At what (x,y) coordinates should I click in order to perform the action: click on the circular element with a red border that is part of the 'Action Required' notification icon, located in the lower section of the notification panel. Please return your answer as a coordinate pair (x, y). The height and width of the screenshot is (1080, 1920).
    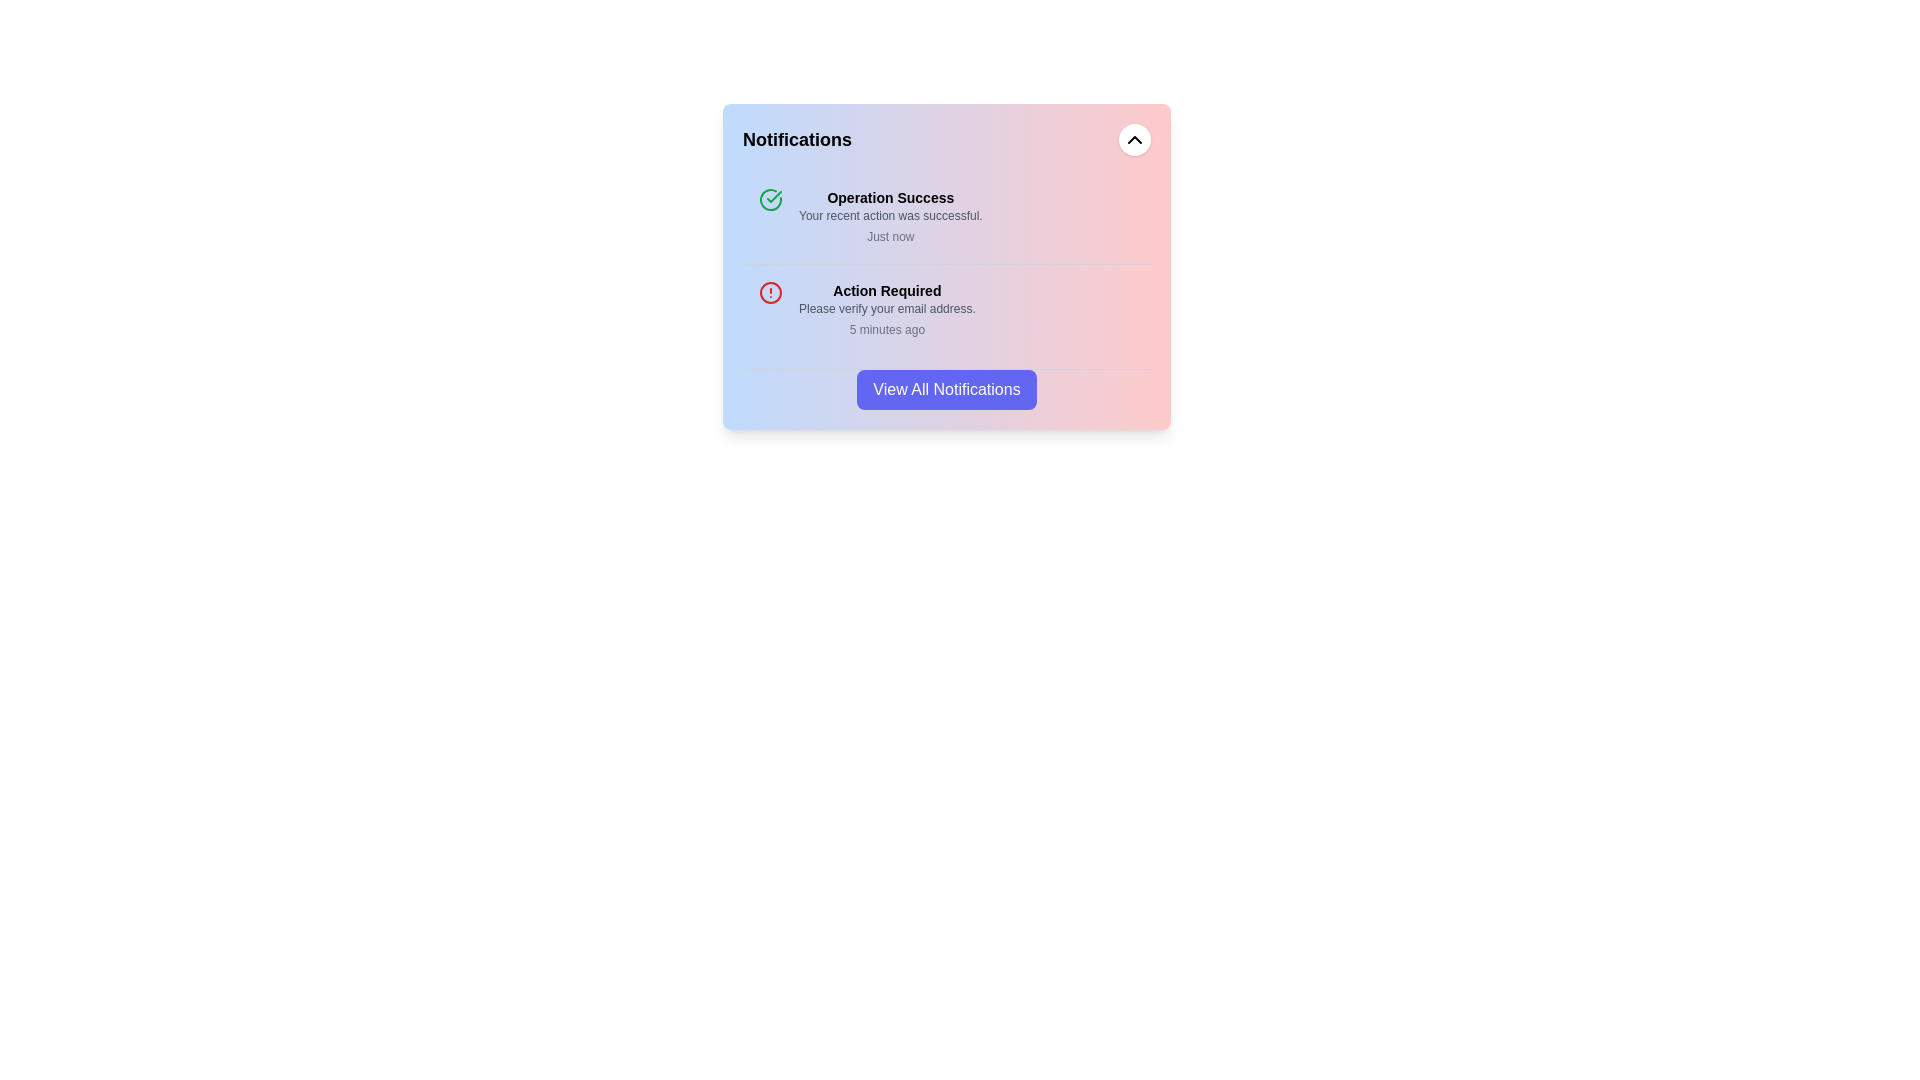
    Looking at the image, I should click on (770, 293).